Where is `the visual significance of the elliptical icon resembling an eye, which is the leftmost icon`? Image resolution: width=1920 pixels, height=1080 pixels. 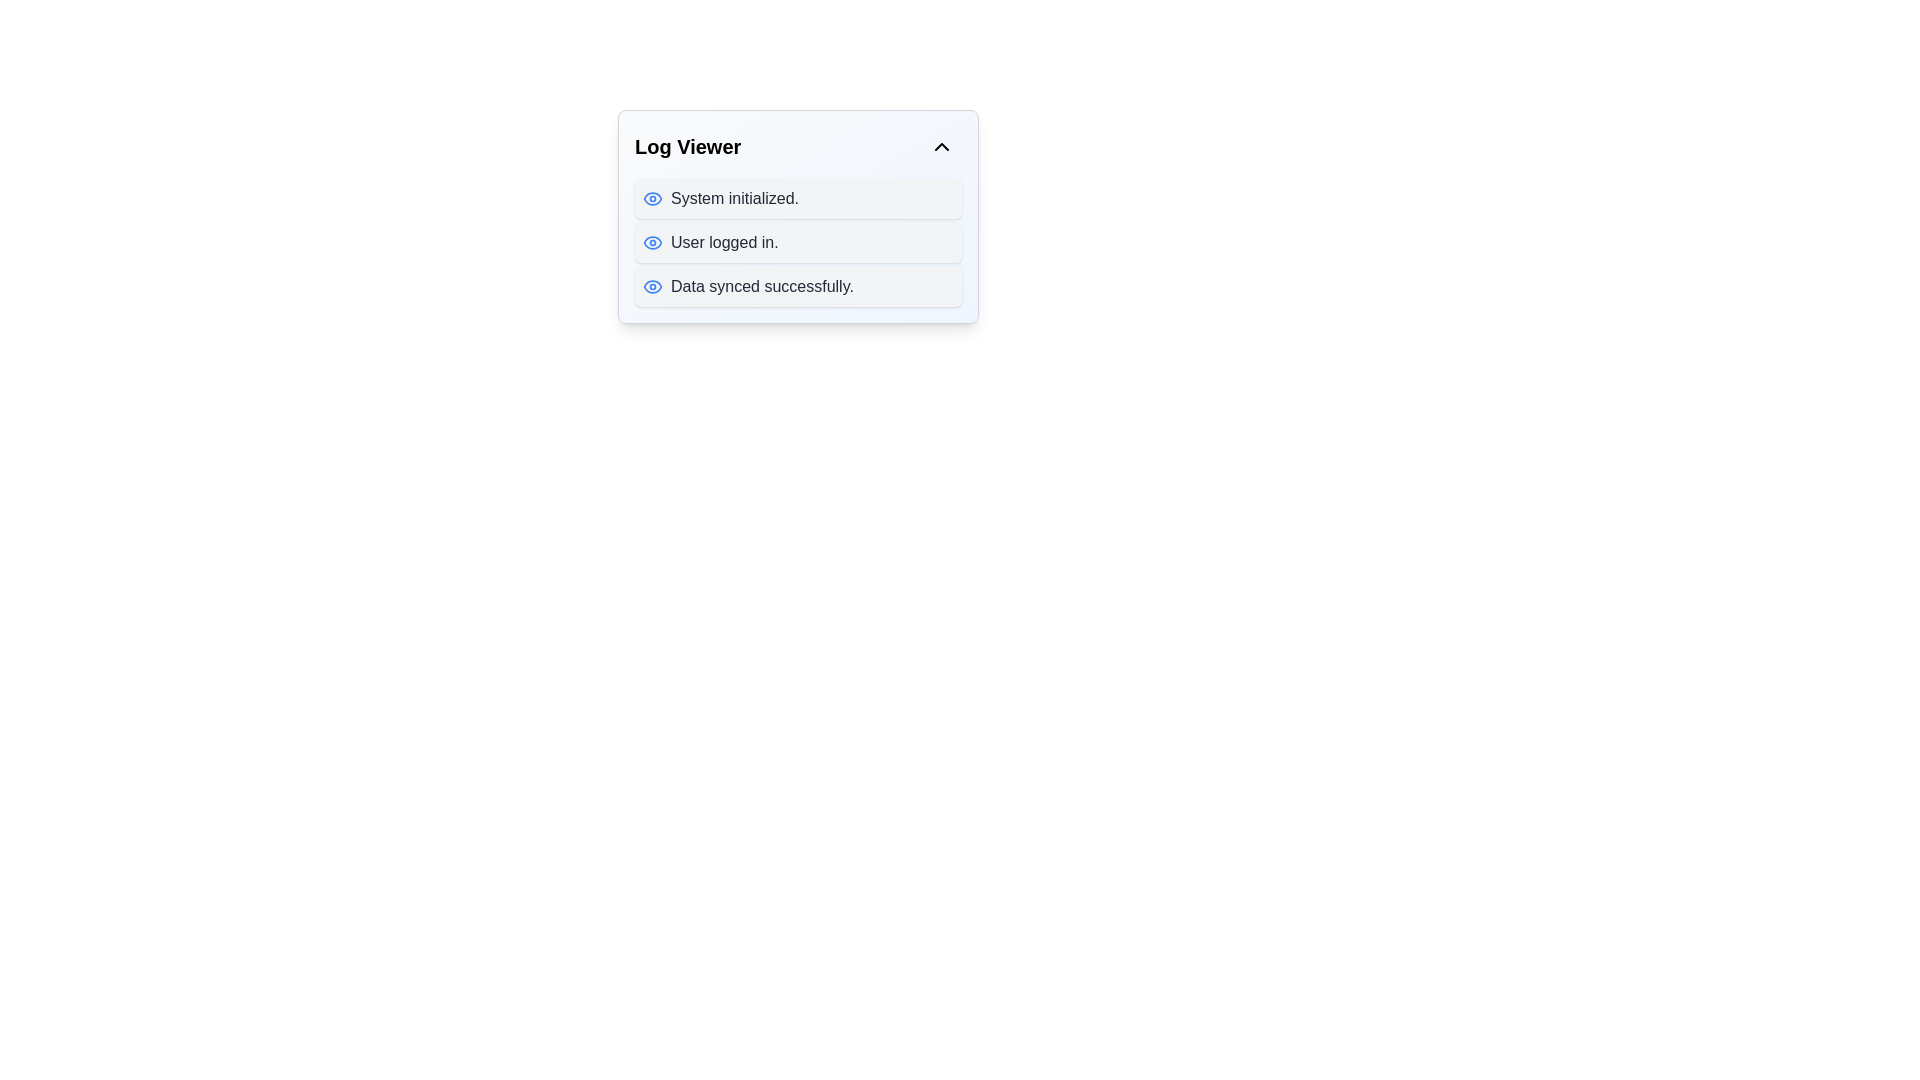 the visual significance of the elliptical icon resembling an eye, which is the leftmost icon is located at coordinates (652, 199).